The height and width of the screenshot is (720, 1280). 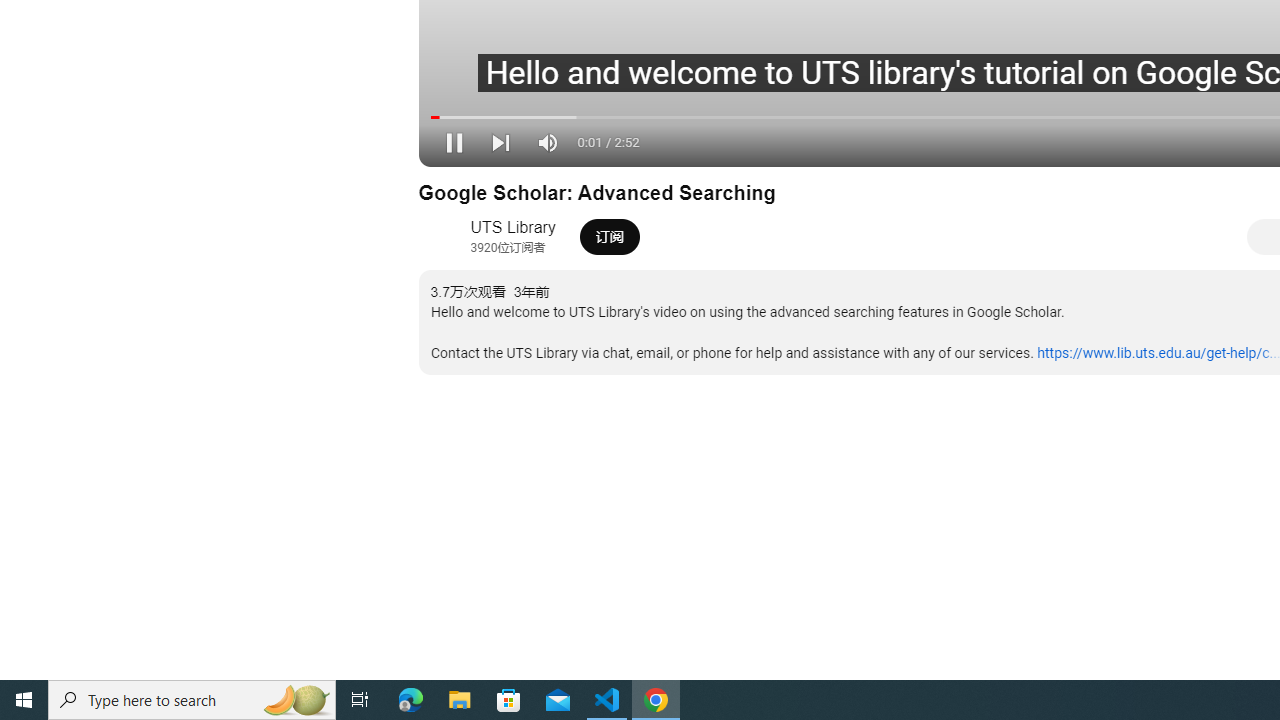 What do you see at coordinates (512, 226) in the screenshot?
I see `'UTS Library'` at bounding box center [512, 226].